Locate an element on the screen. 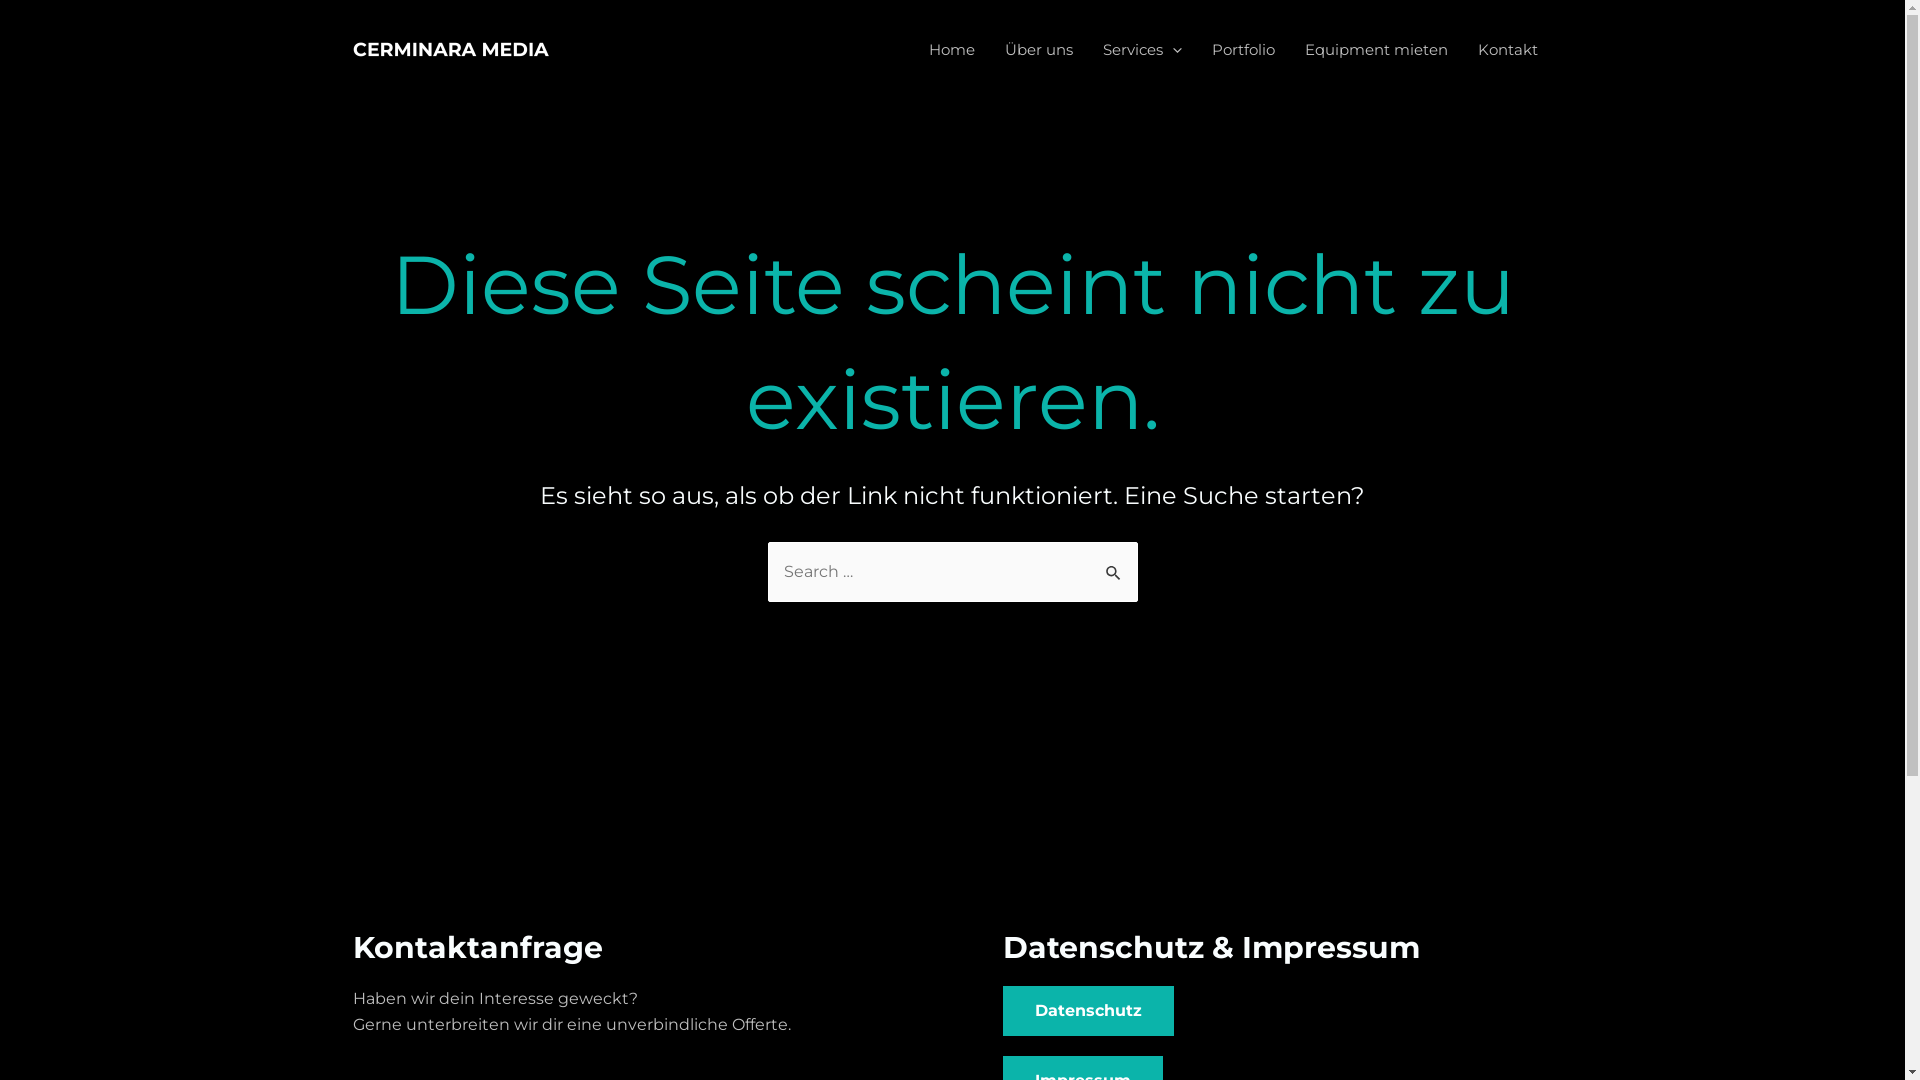  'Suche' is located at coordinates (1113, 563).